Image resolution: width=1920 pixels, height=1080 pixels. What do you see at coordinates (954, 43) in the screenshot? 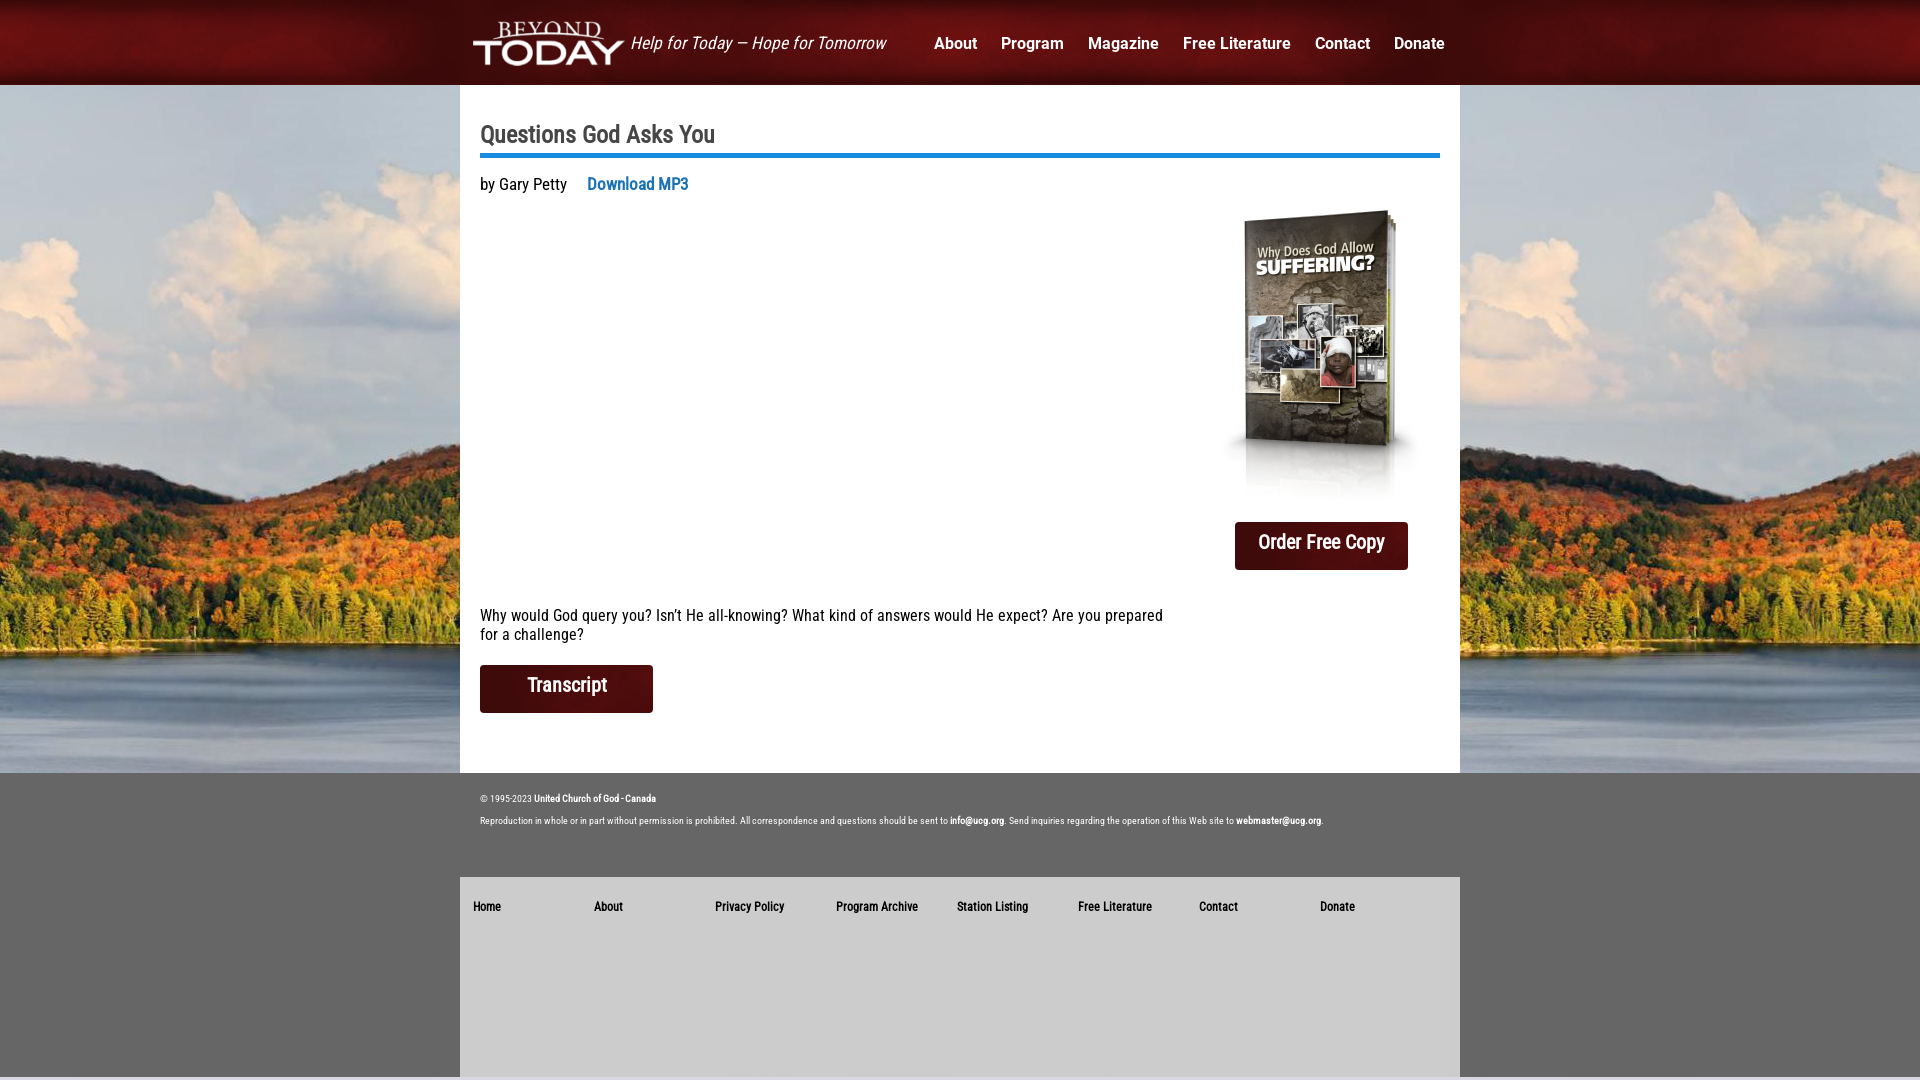
I see `'  About  '` at bounding box center [954, 43].